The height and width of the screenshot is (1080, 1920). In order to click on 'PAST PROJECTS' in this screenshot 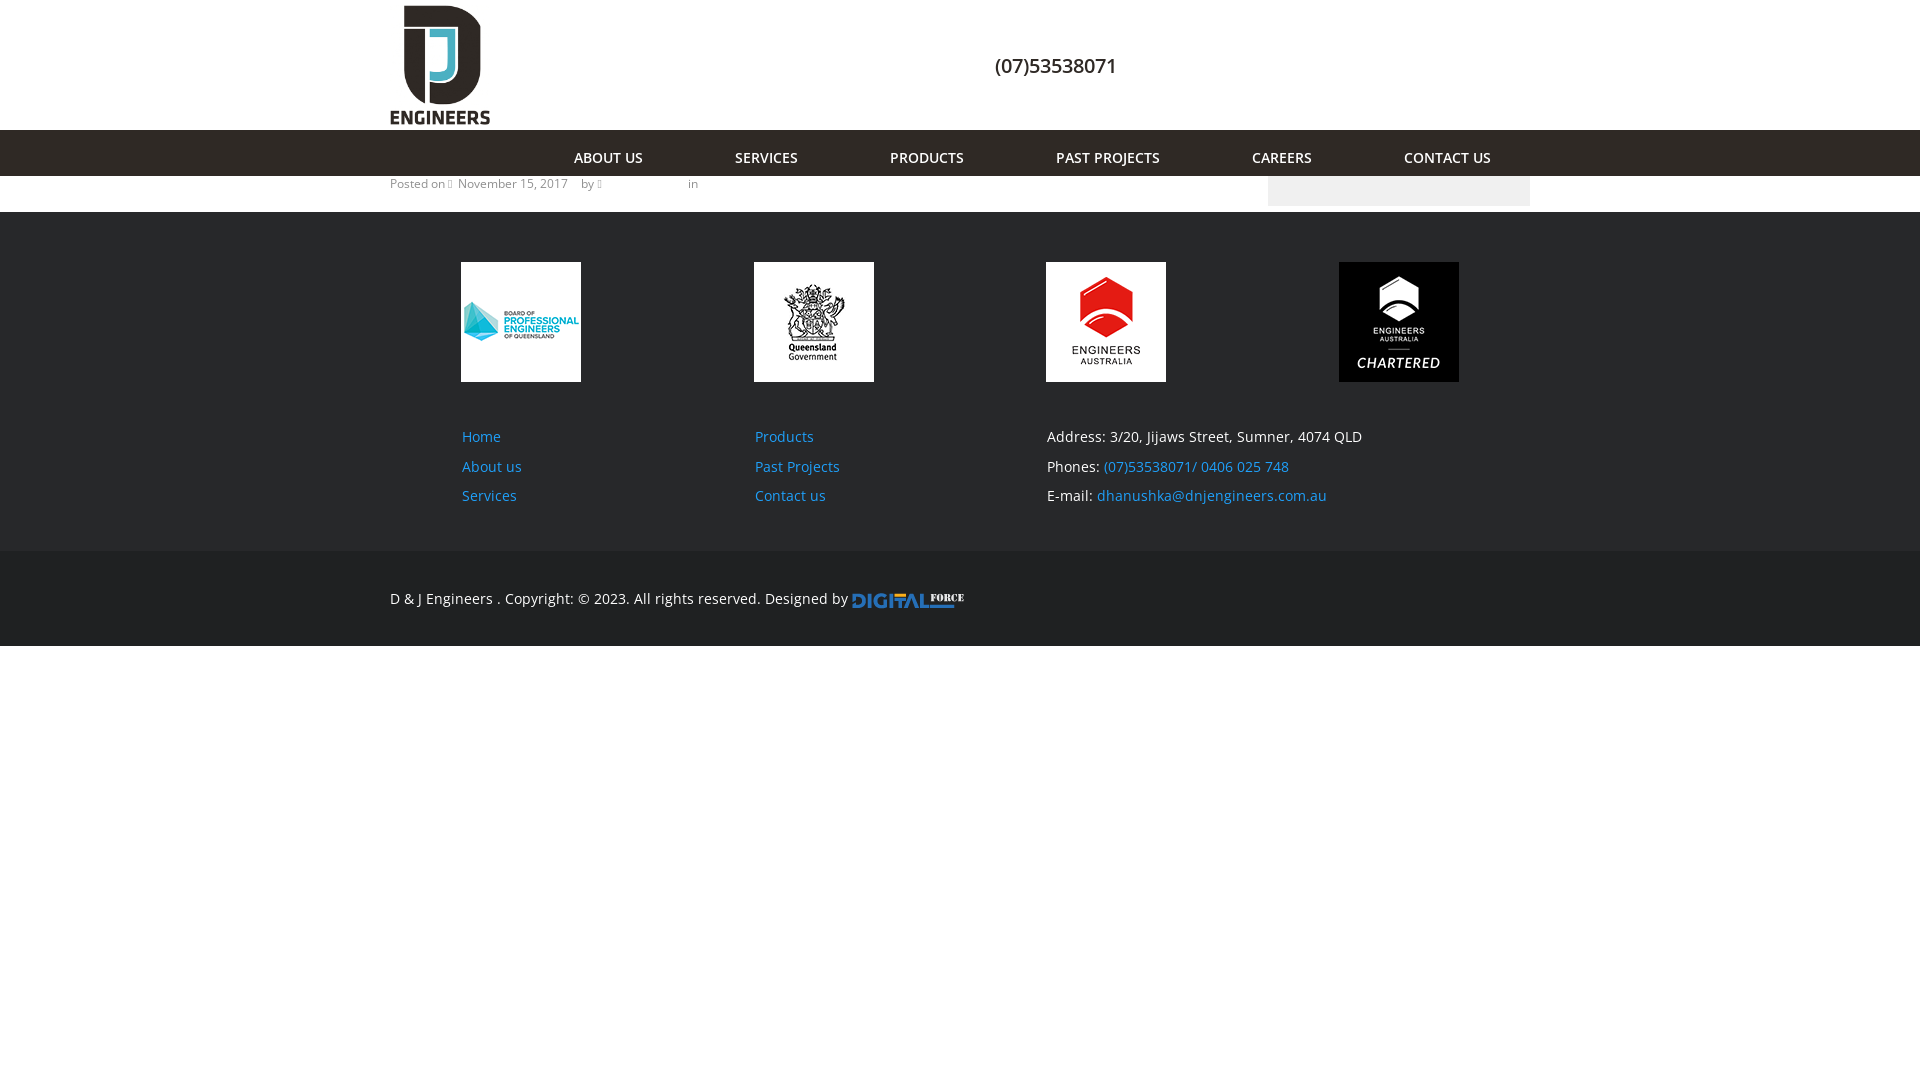, I will do `click(1102, 152)`.